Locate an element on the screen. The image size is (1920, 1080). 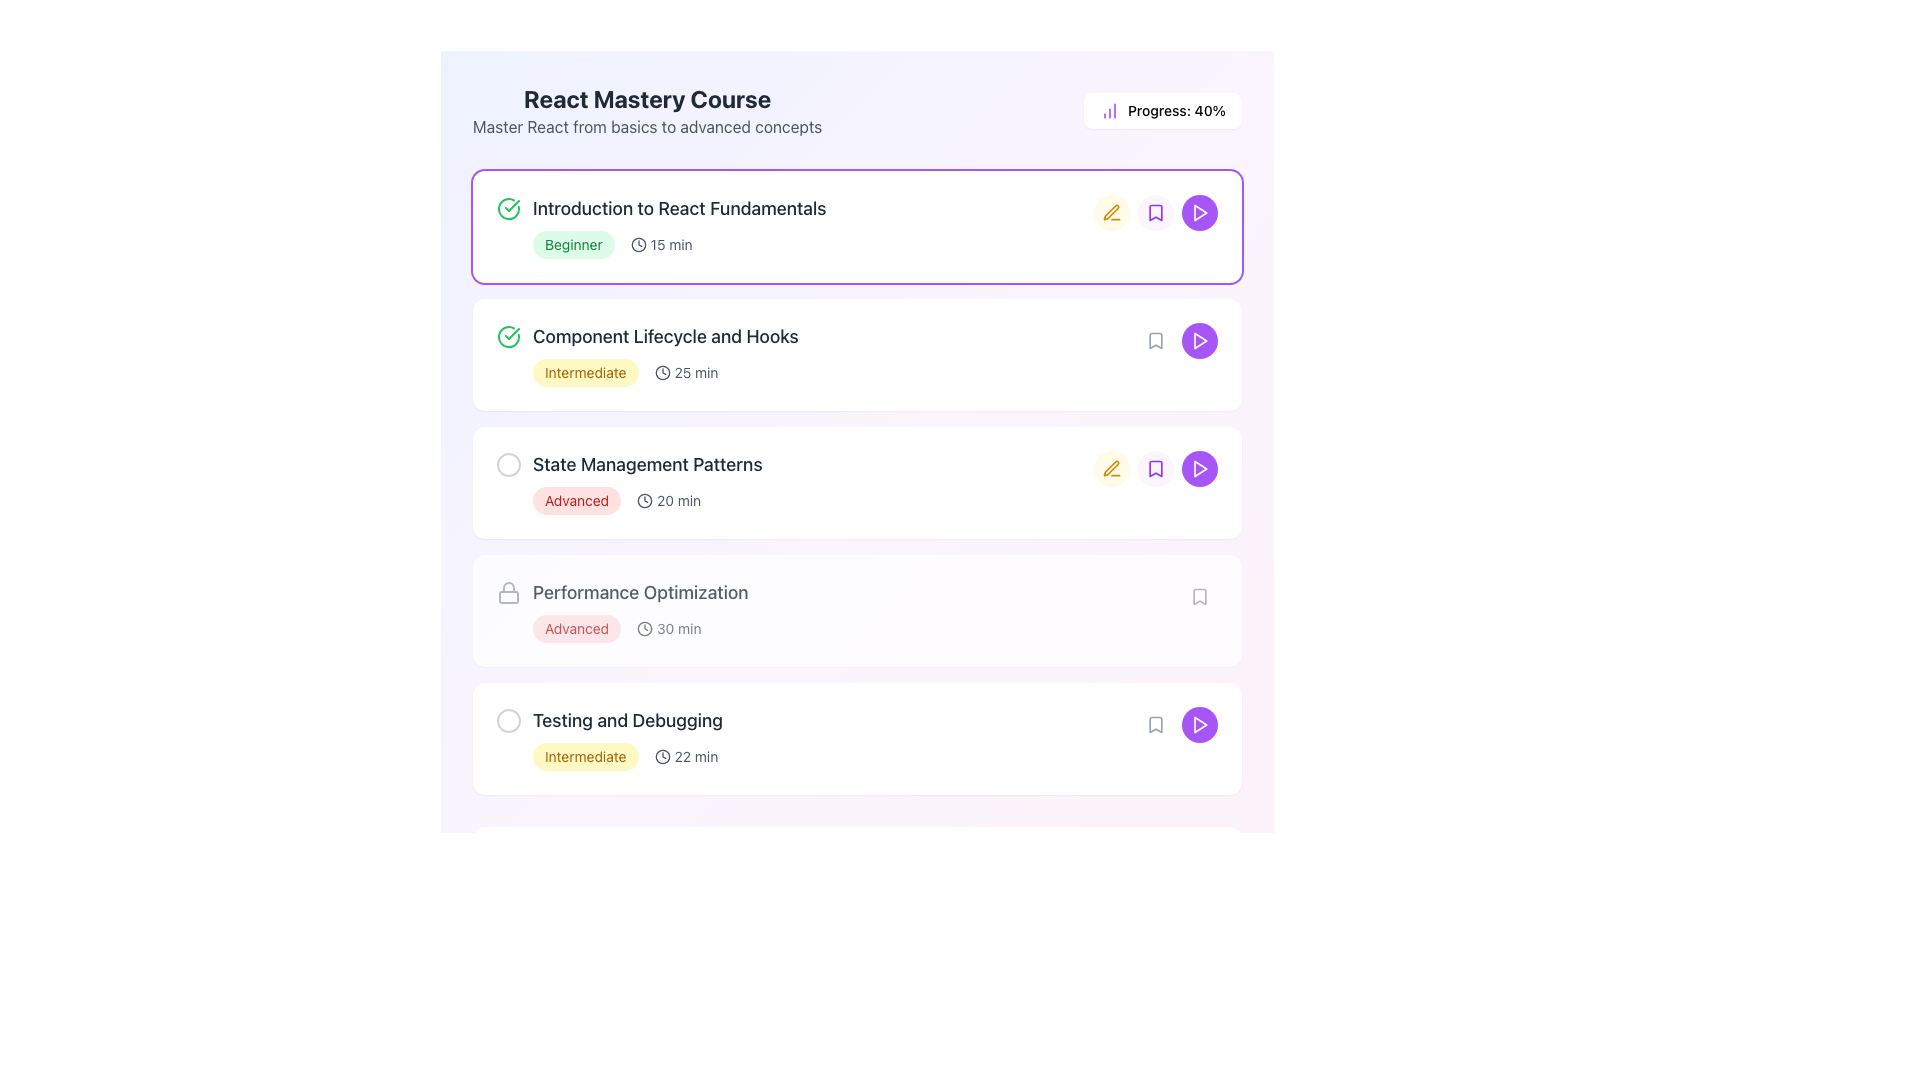
the text label reading 'Introduction to React Fundamentals' which is the first entry under the course overview header is located at coordinates (794, 208).